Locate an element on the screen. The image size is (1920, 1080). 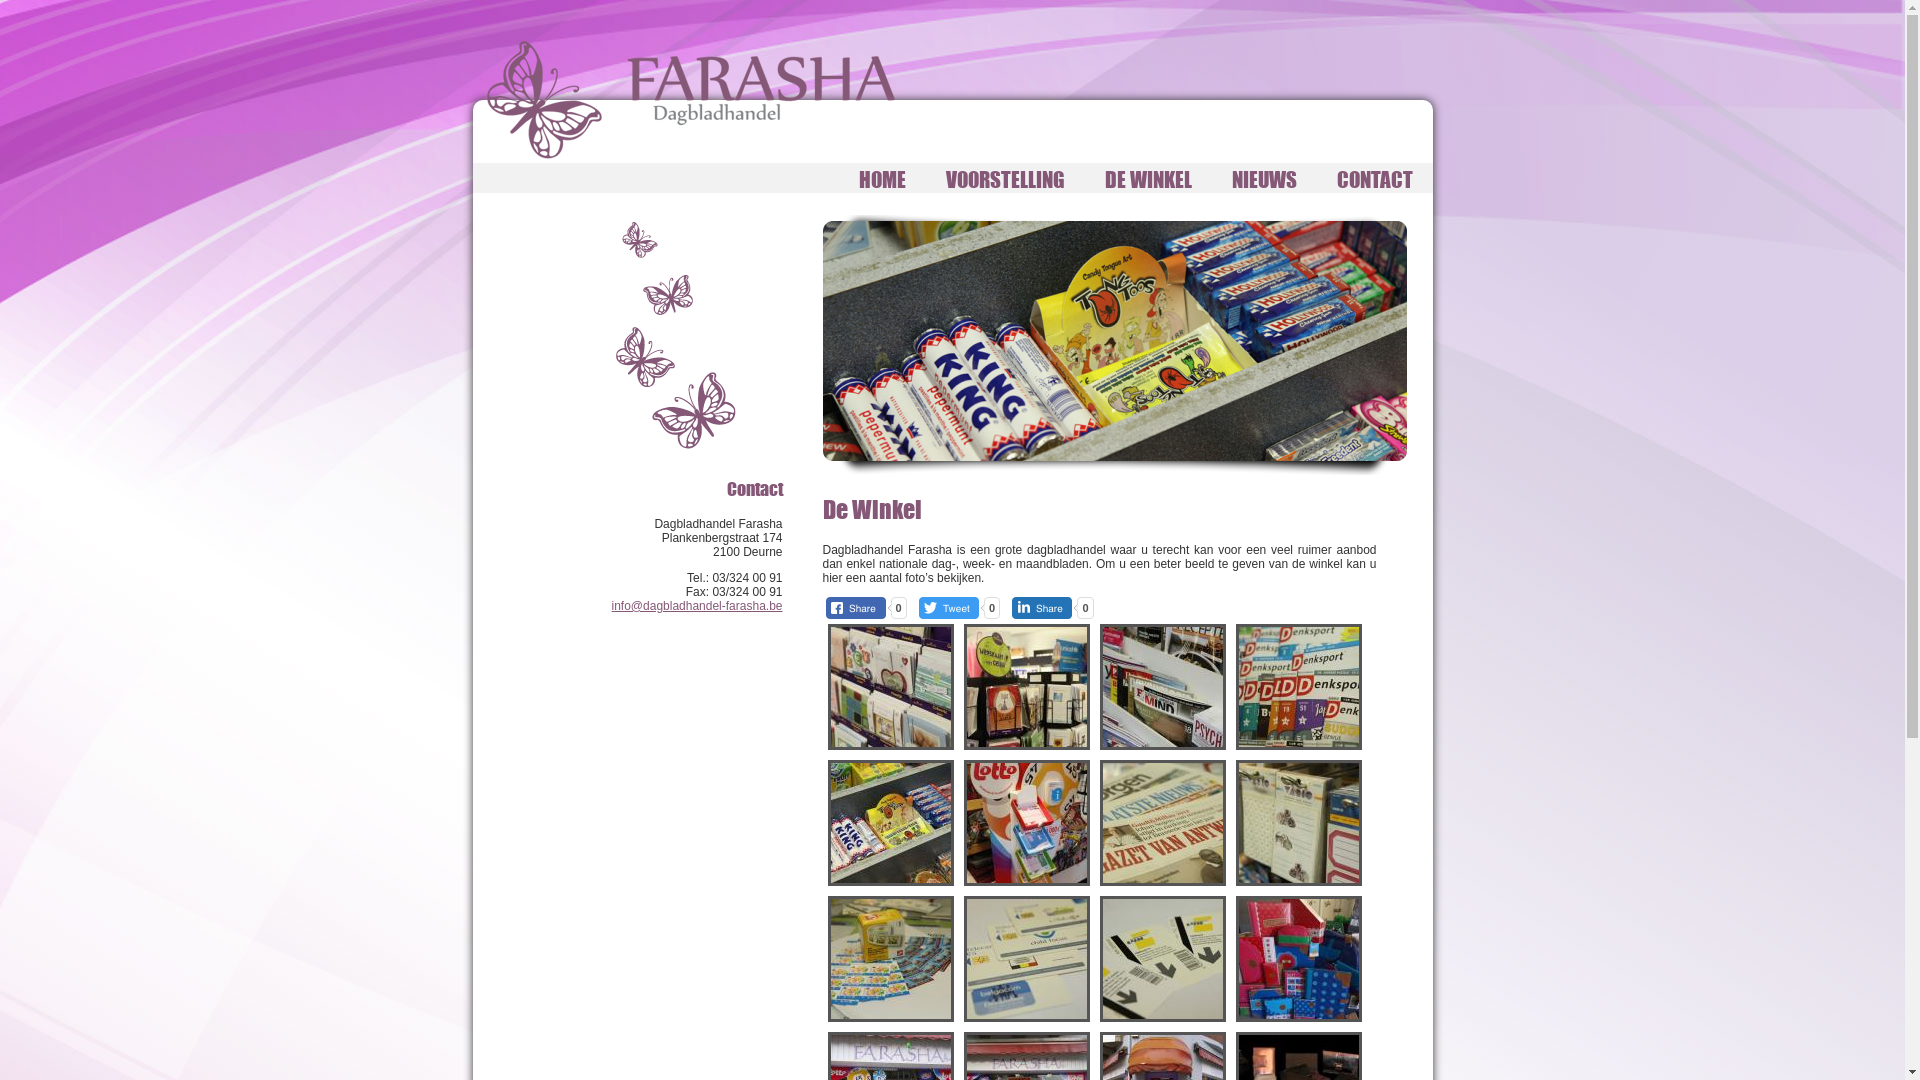
'CONTACT' is located at coordinates (1372, 177).